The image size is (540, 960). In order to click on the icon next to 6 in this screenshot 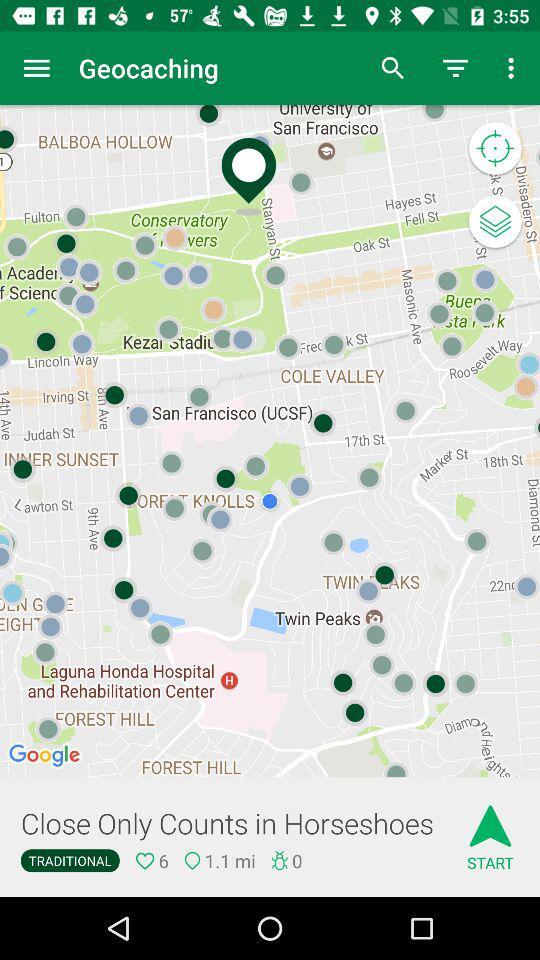, I will do `click(69, 859)`.